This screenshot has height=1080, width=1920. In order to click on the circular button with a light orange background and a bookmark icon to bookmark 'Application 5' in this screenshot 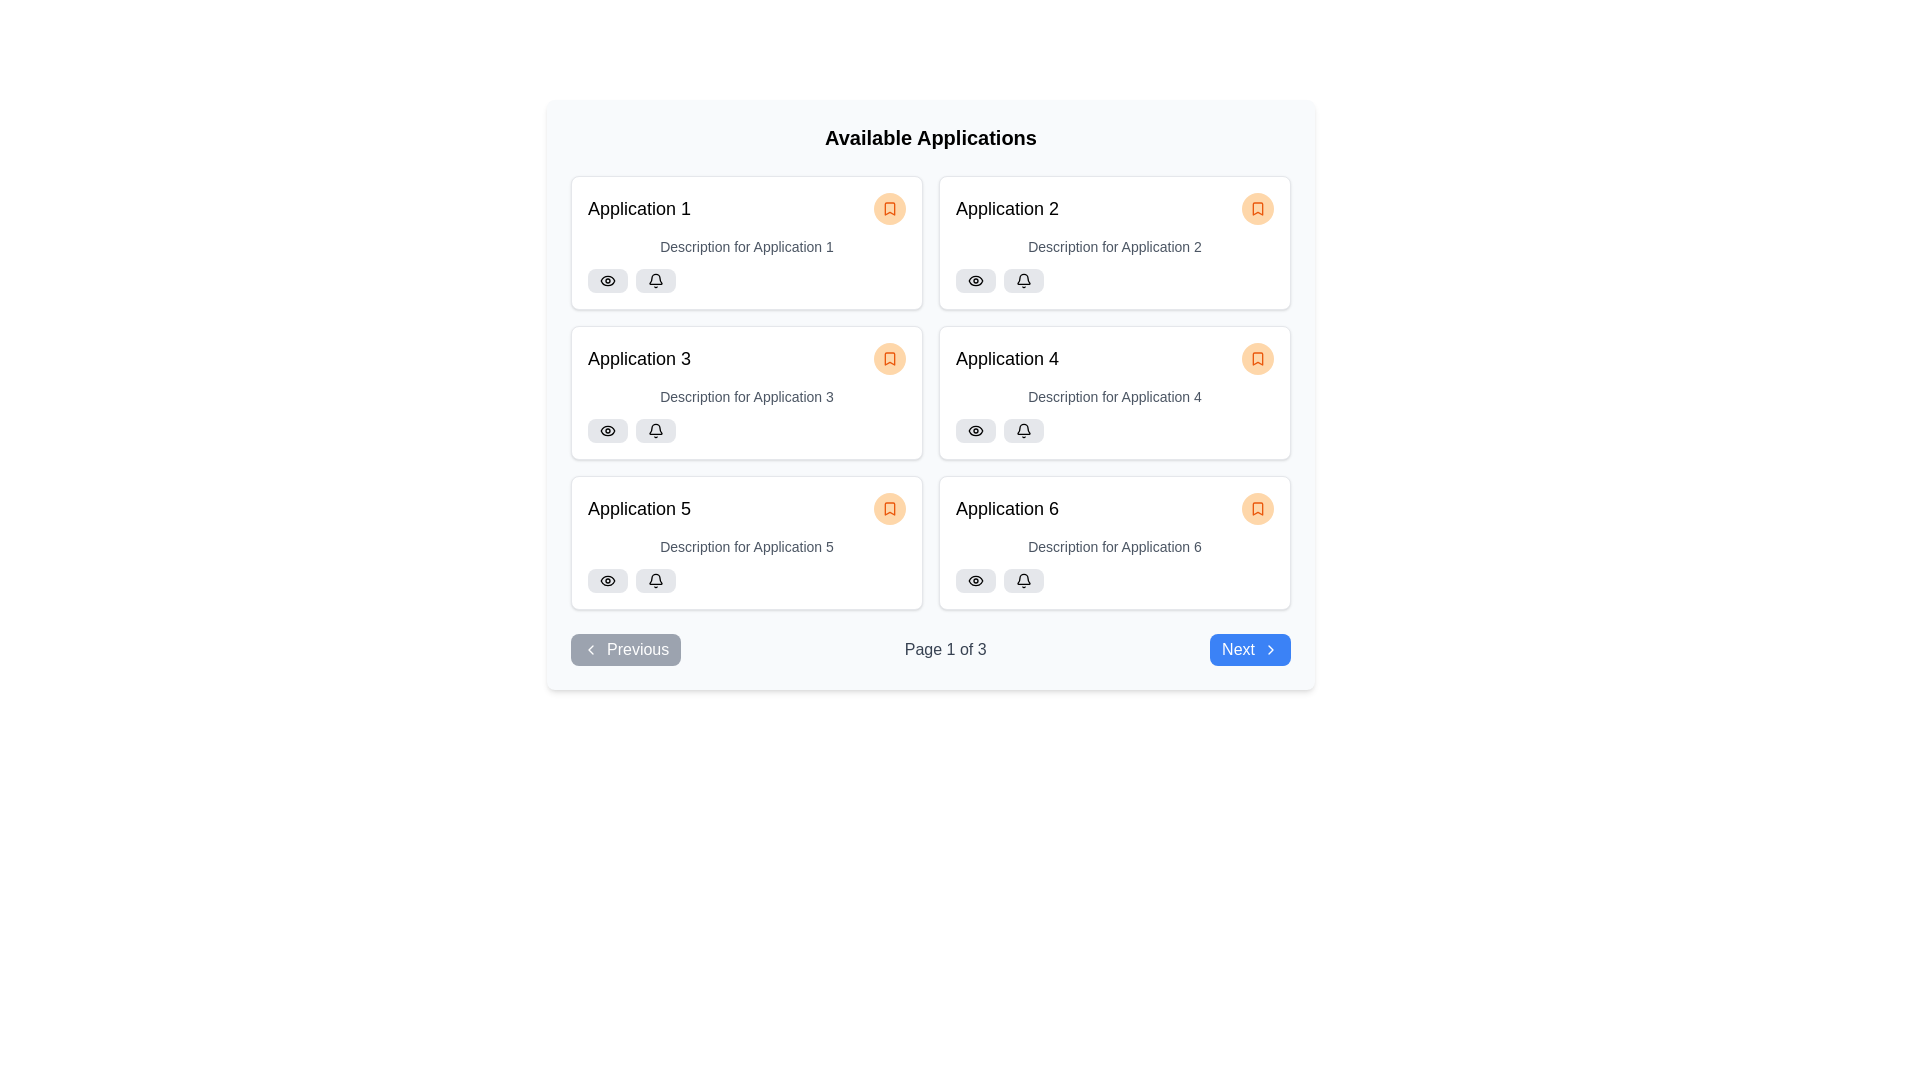, I will do `click(888, 508)`.